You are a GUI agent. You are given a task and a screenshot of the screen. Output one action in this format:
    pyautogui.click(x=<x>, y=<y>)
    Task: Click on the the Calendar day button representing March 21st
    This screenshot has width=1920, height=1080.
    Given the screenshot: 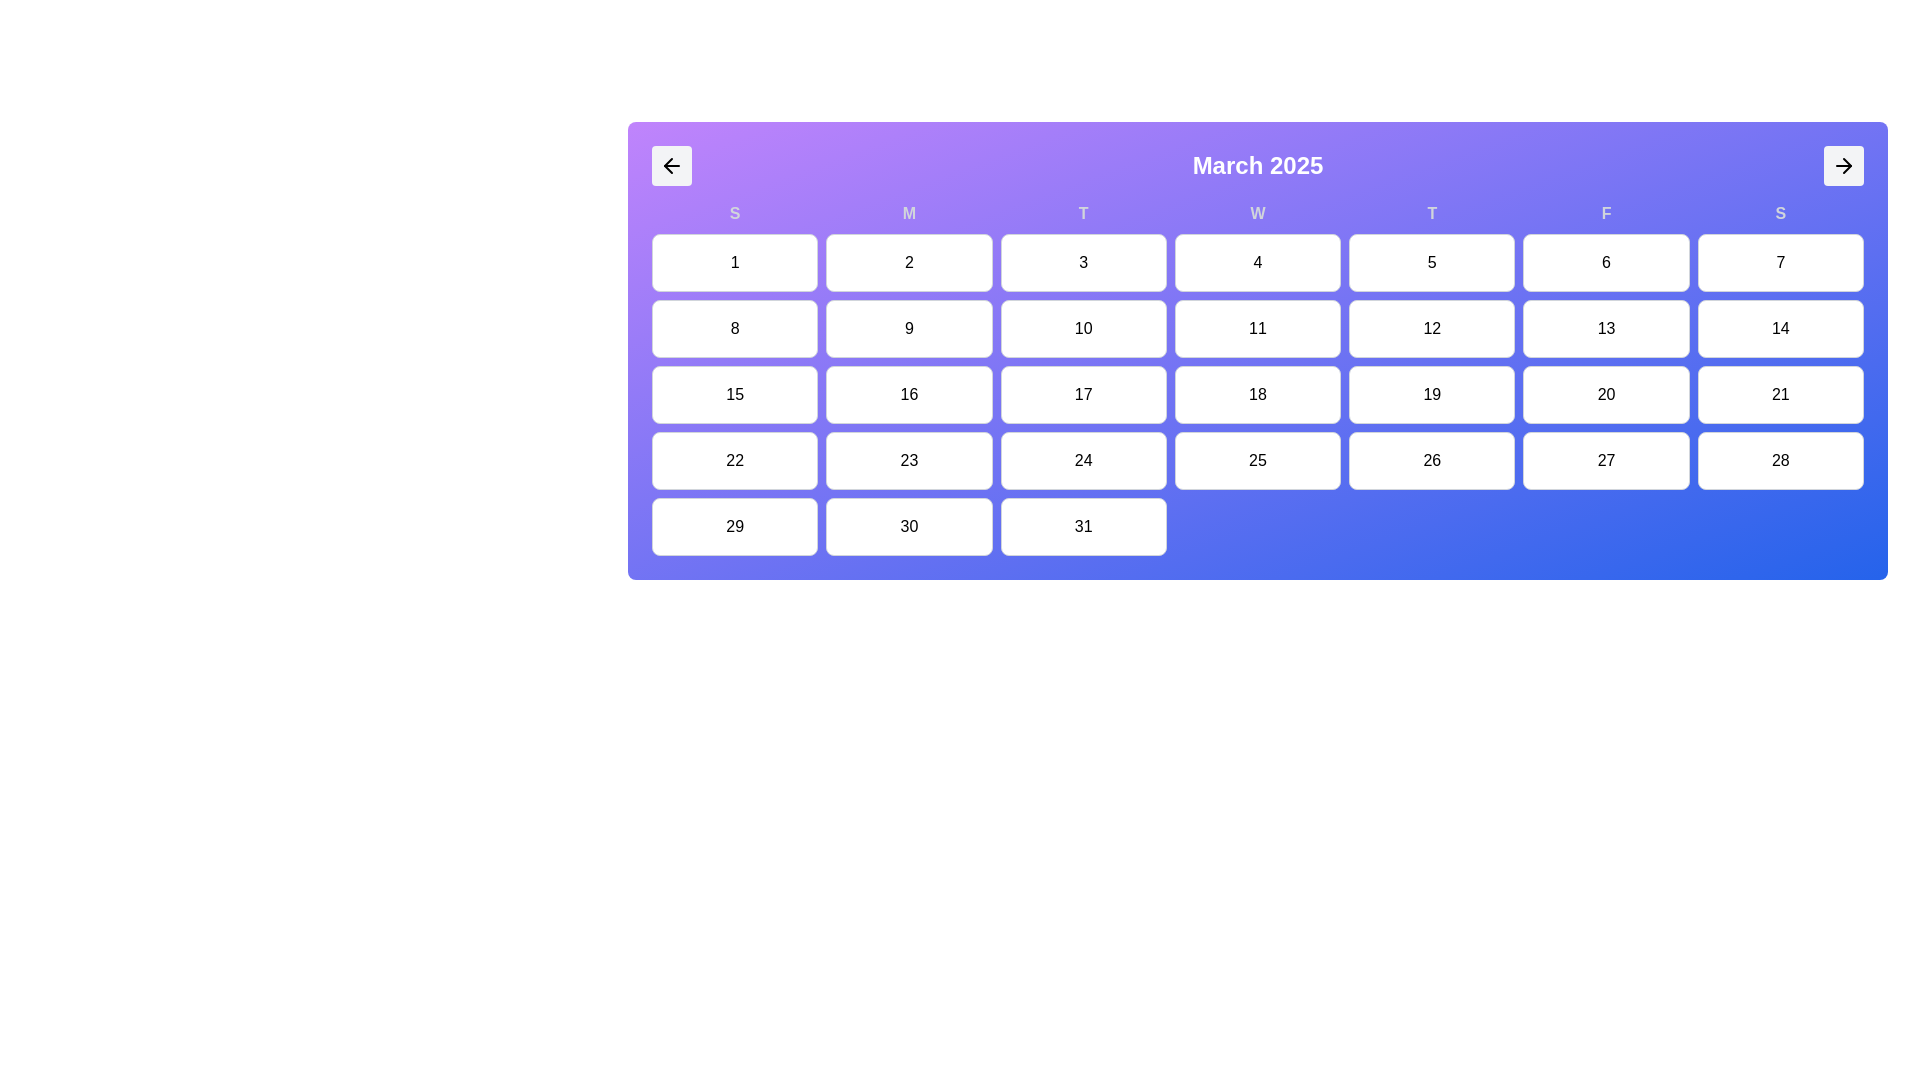 What is the action you would take?
    pyautogui.click(x=1780, y=394)
    